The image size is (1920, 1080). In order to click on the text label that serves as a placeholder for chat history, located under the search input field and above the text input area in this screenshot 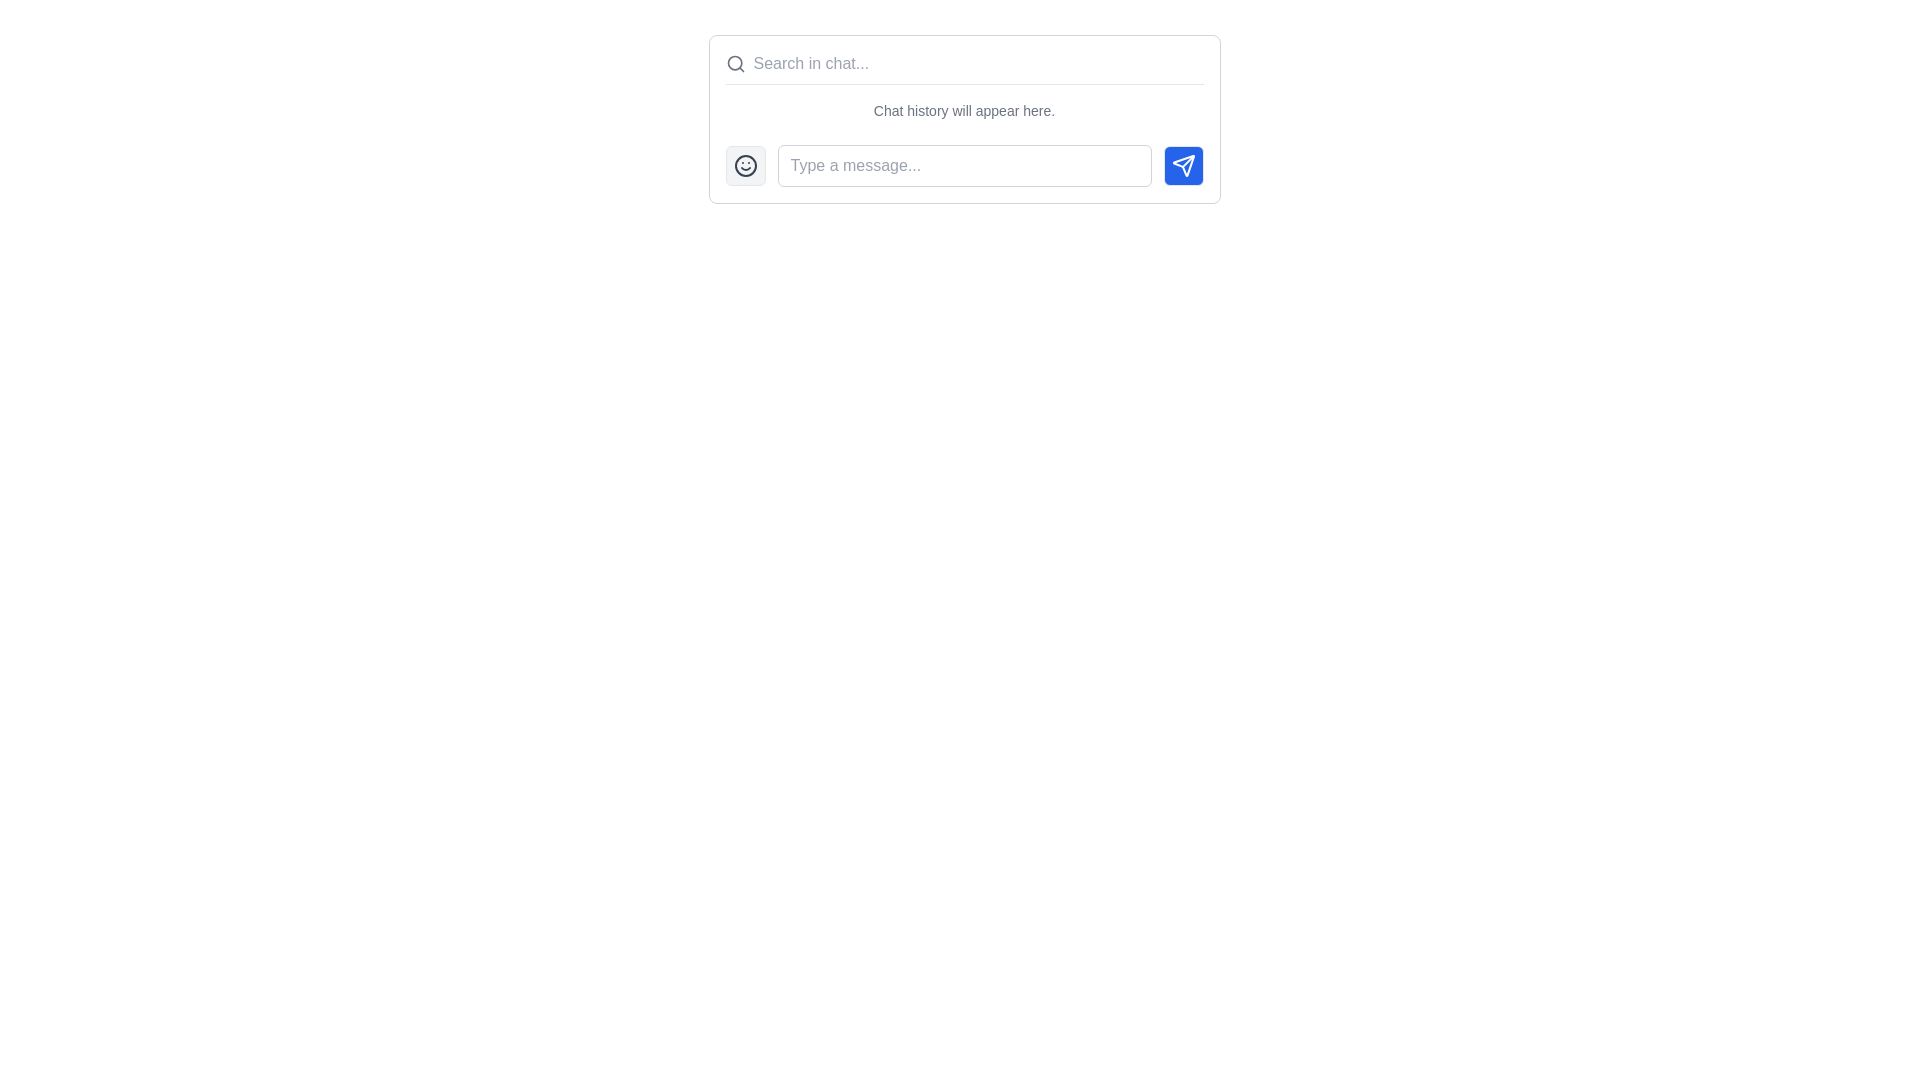, I will do `click(964, 115)`.